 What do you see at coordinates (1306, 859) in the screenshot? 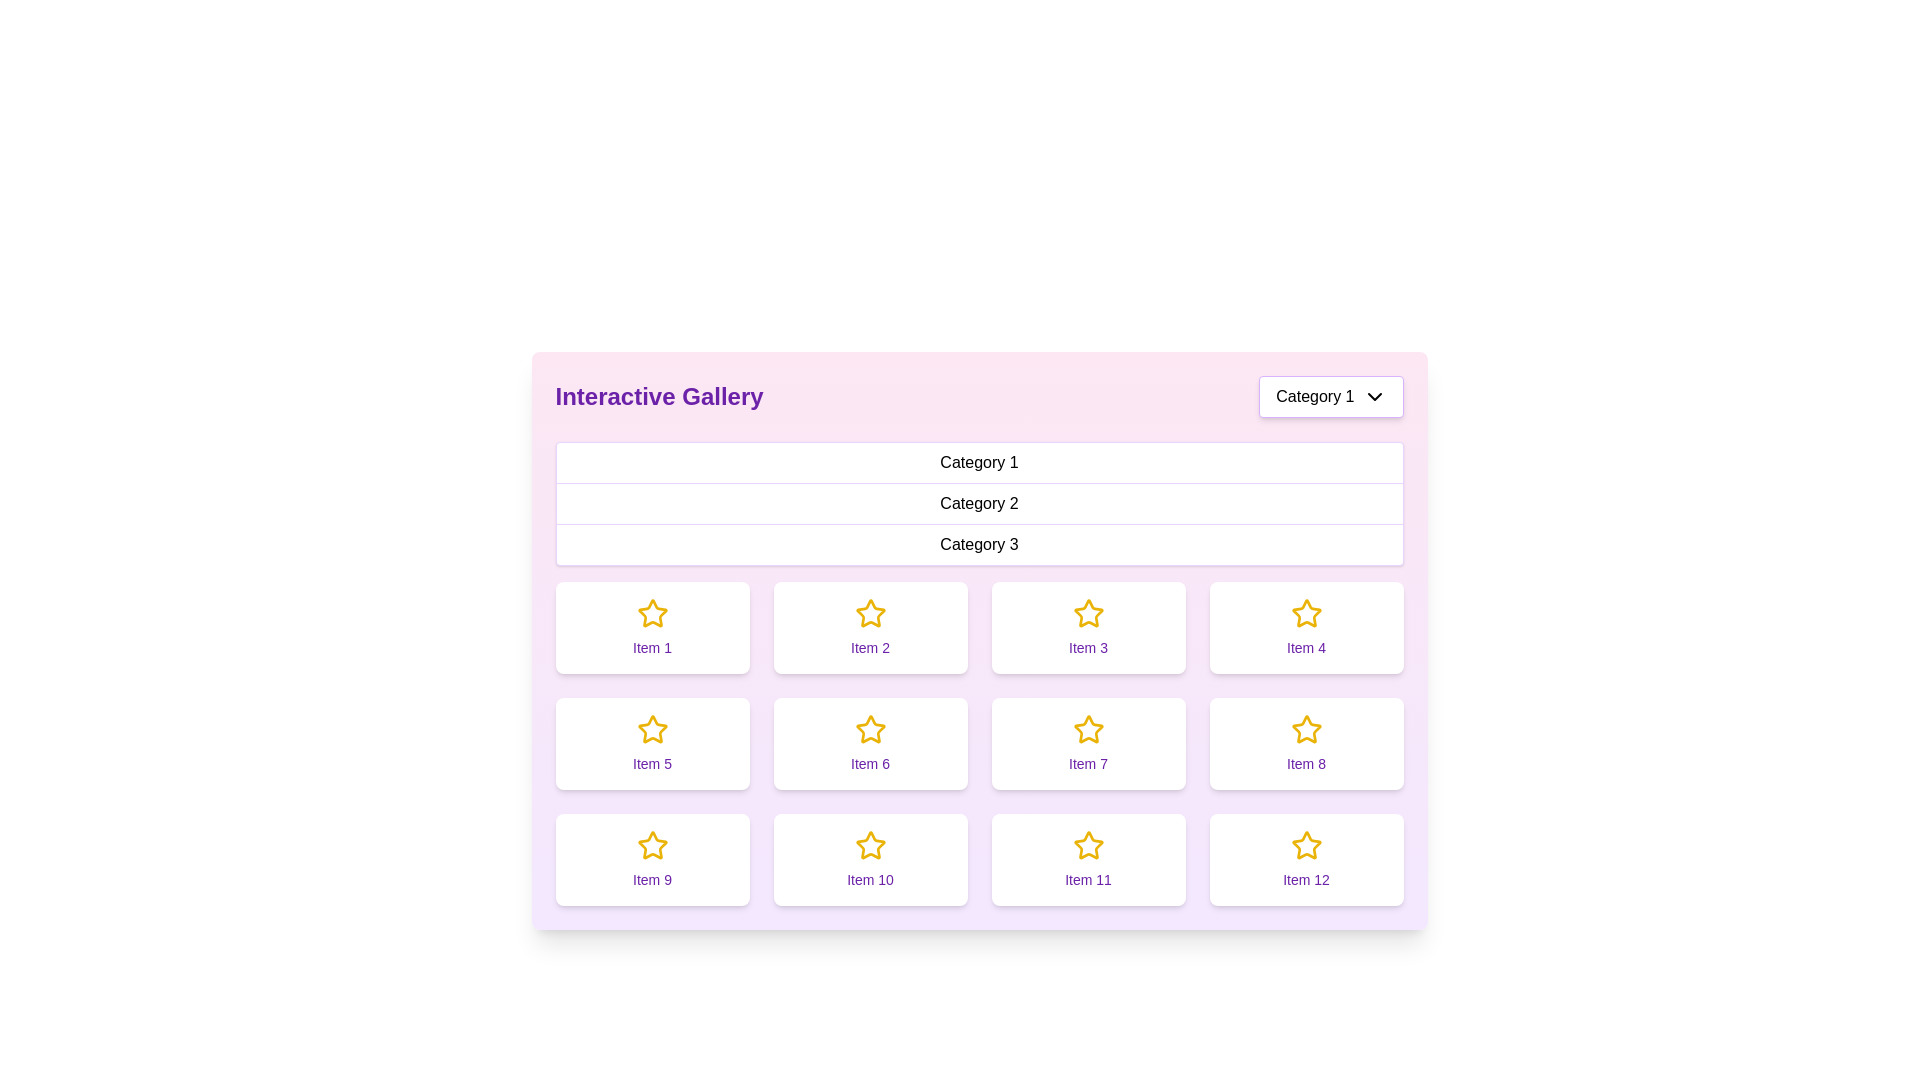
I see `the display card component that contains a yellow outlined star icon above the text 'Item 12' in purple font, located in the 4th column of the 3rd row of a grid layout` at bounding box center [1306, 859].